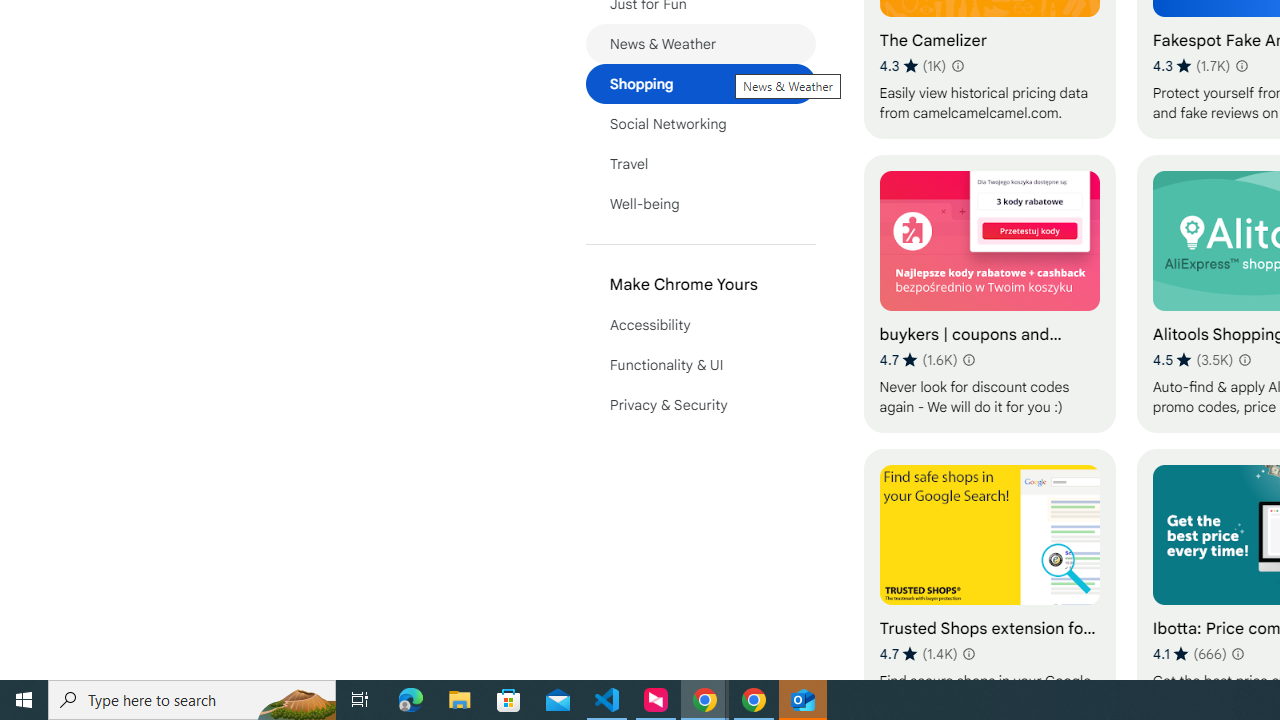  What do you see at coordinates (700, 405) in the screenshot?
I see `'Privacy & Security'` at bounding box center [700, 405].